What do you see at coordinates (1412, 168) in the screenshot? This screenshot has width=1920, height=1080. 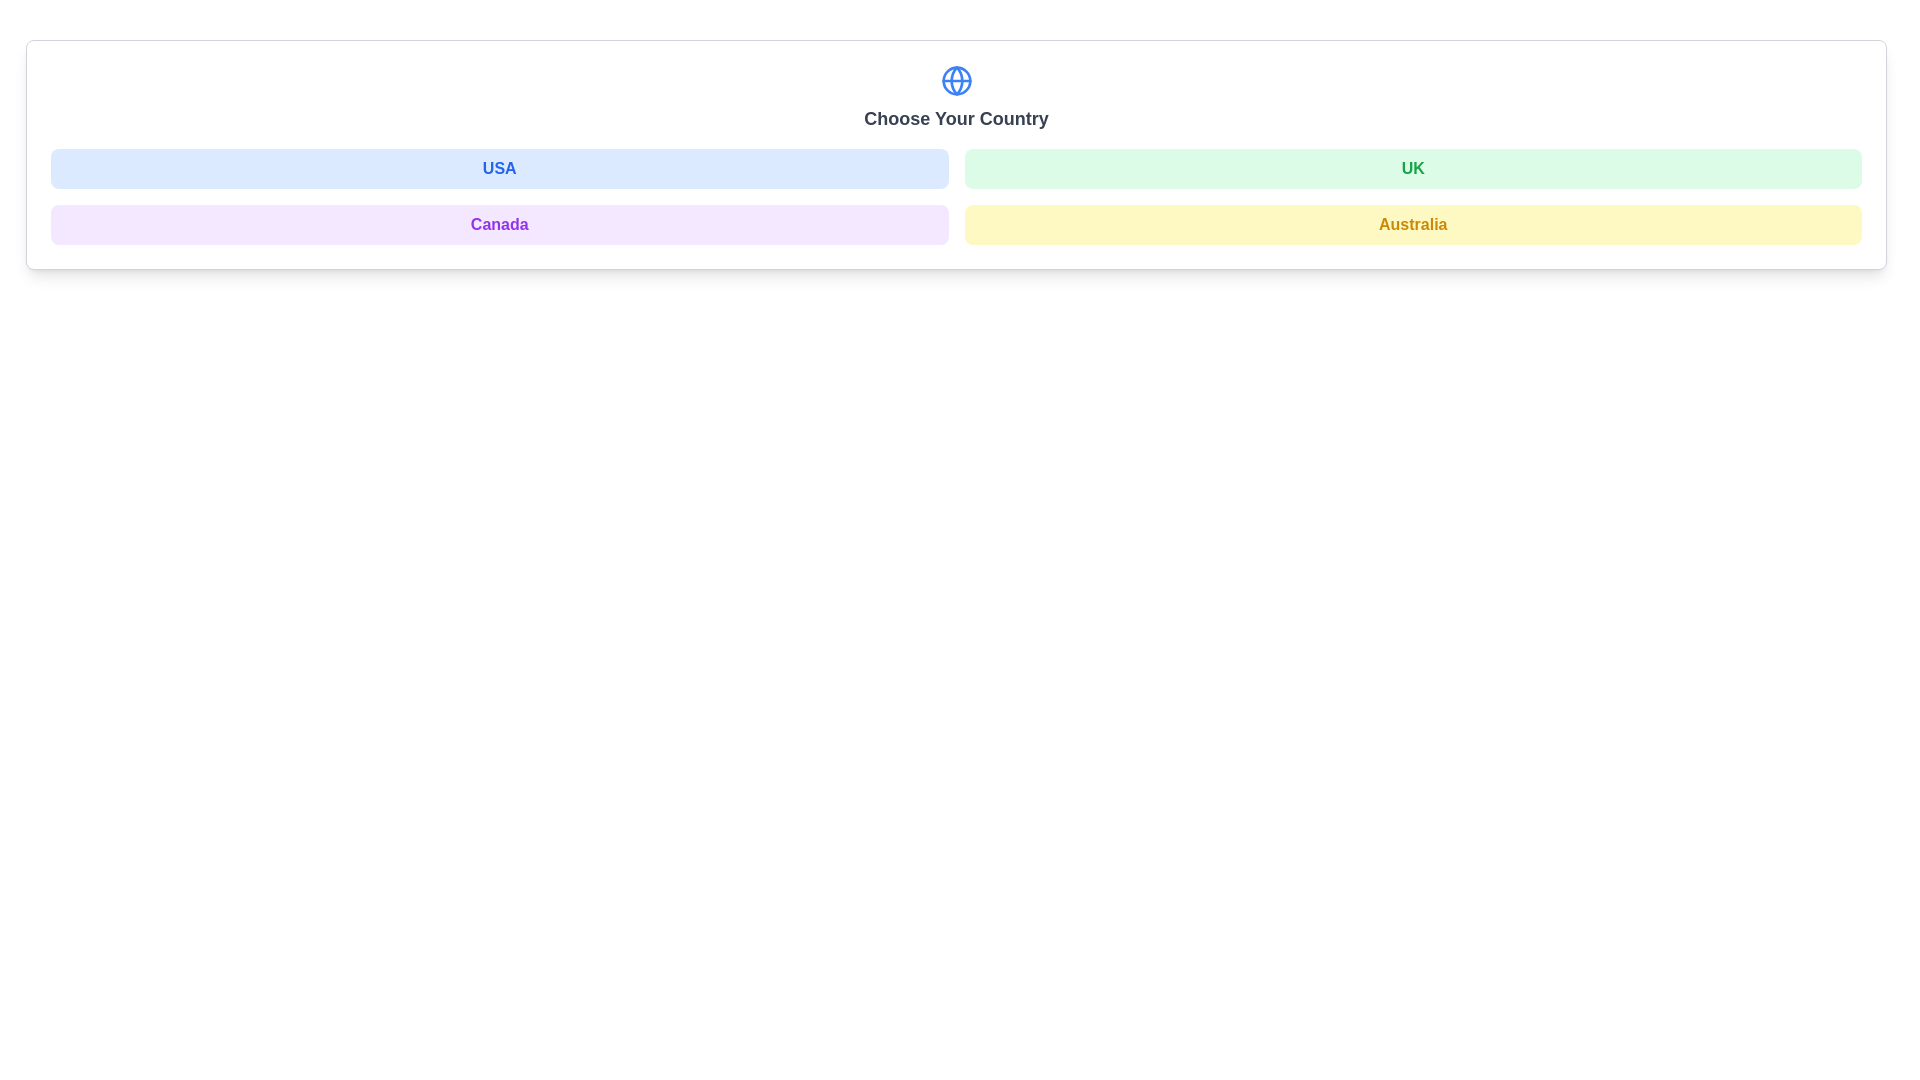 I see `the text label displaying 'UK' in bold green font, which is located in the second column of the top row of the grid layout, within a green background button` at bounding box center [1412, 168].